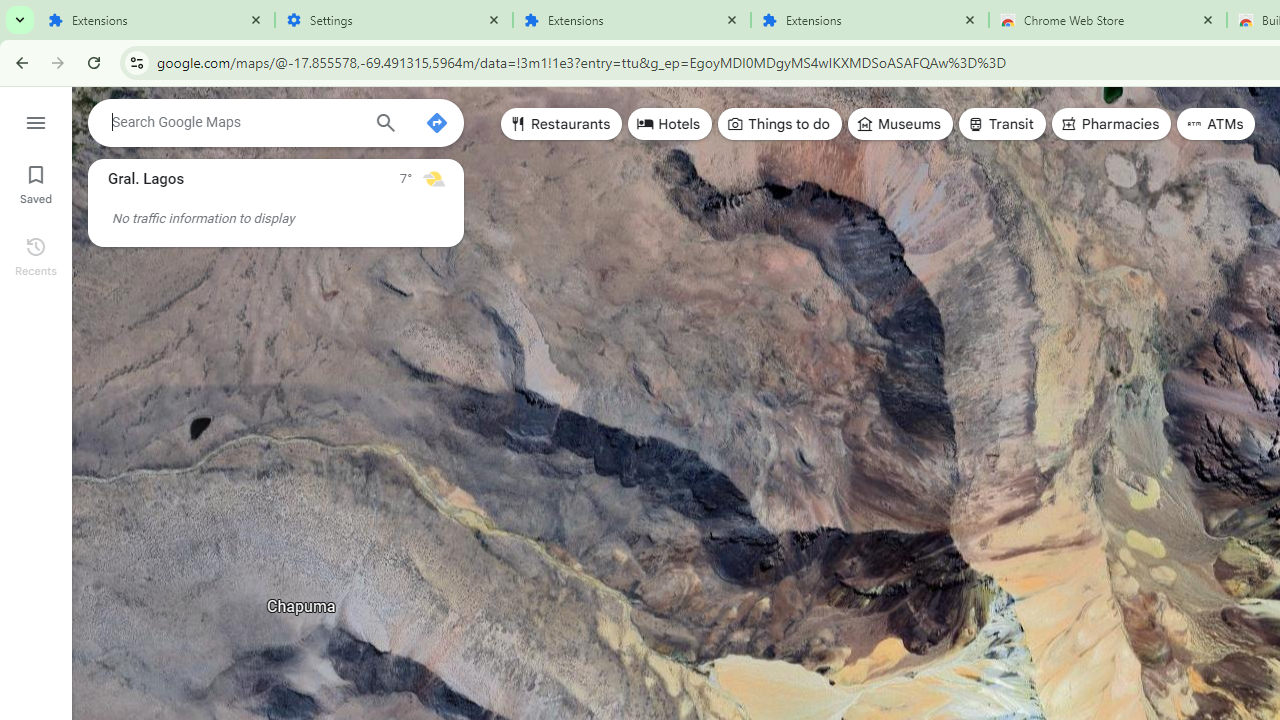  Describe the element at coordinates (560, 124) in the screenshot. I see `'Restaurants'` at that location.